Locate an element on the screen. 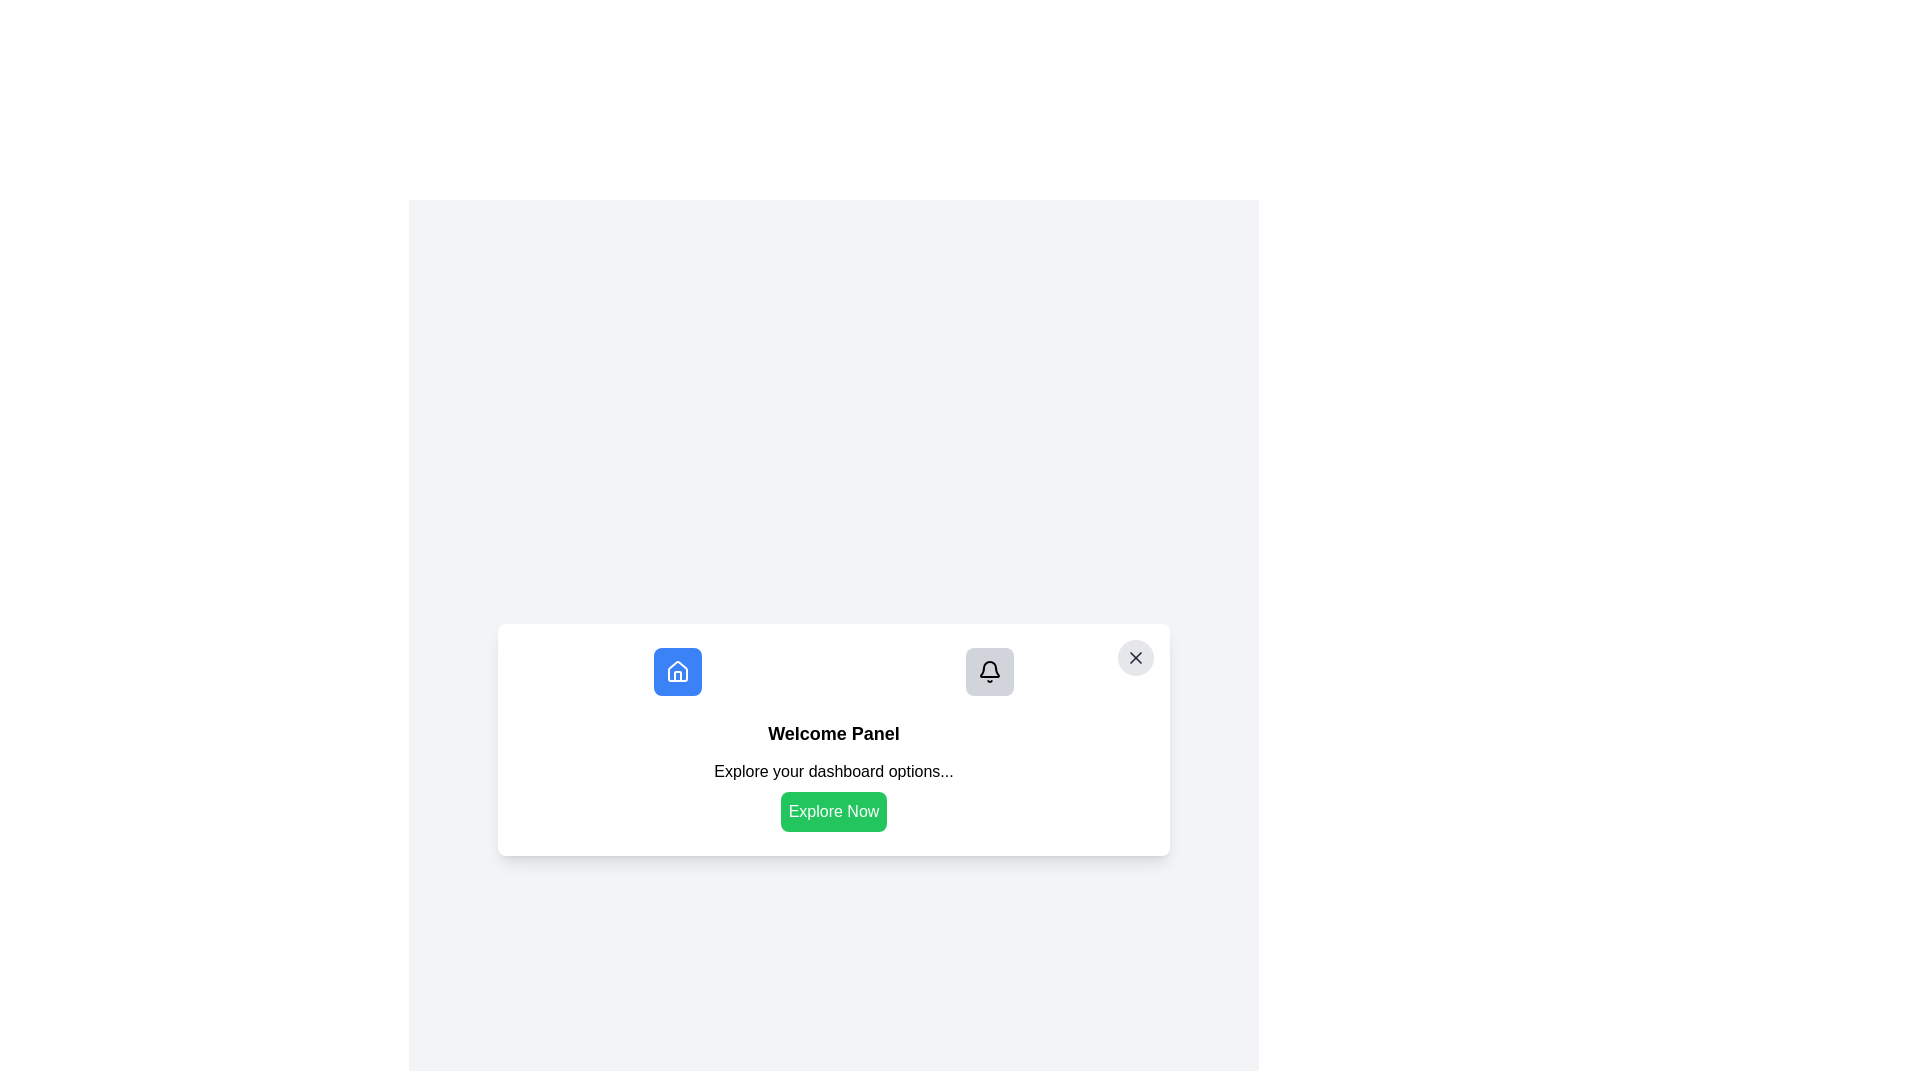 This screenshot has width=1920, height=1080. the close button located at the top-right corner of the 'Welcome Panel' is located at coordinates (1136, 658).